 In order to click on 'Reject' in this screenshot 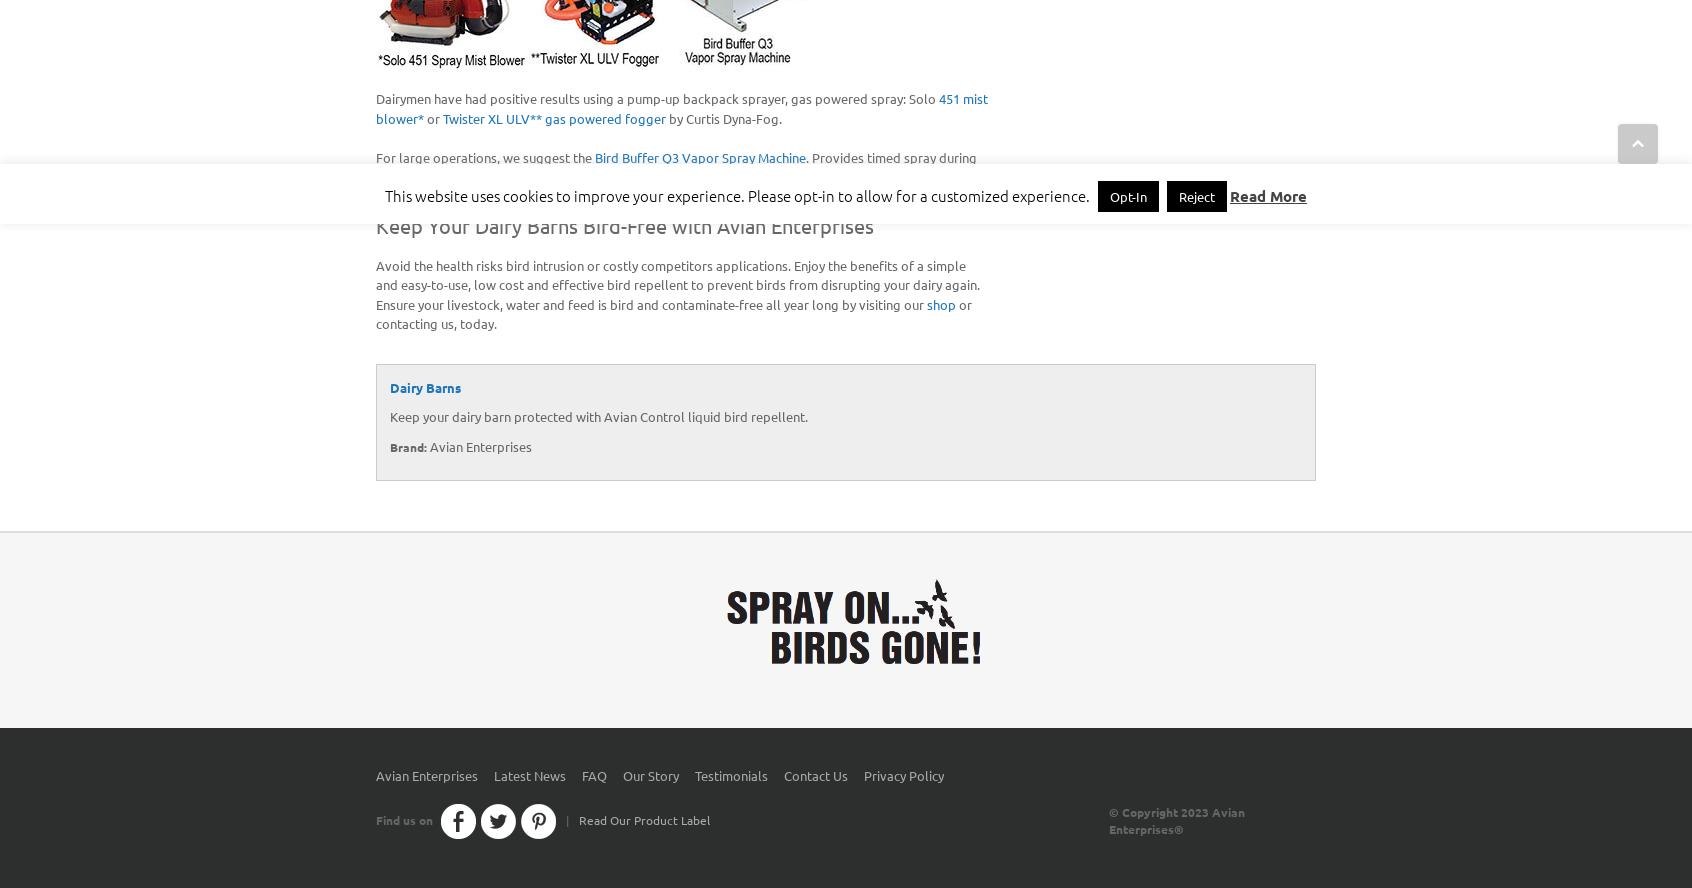, I will do `click(1195, 195)`.